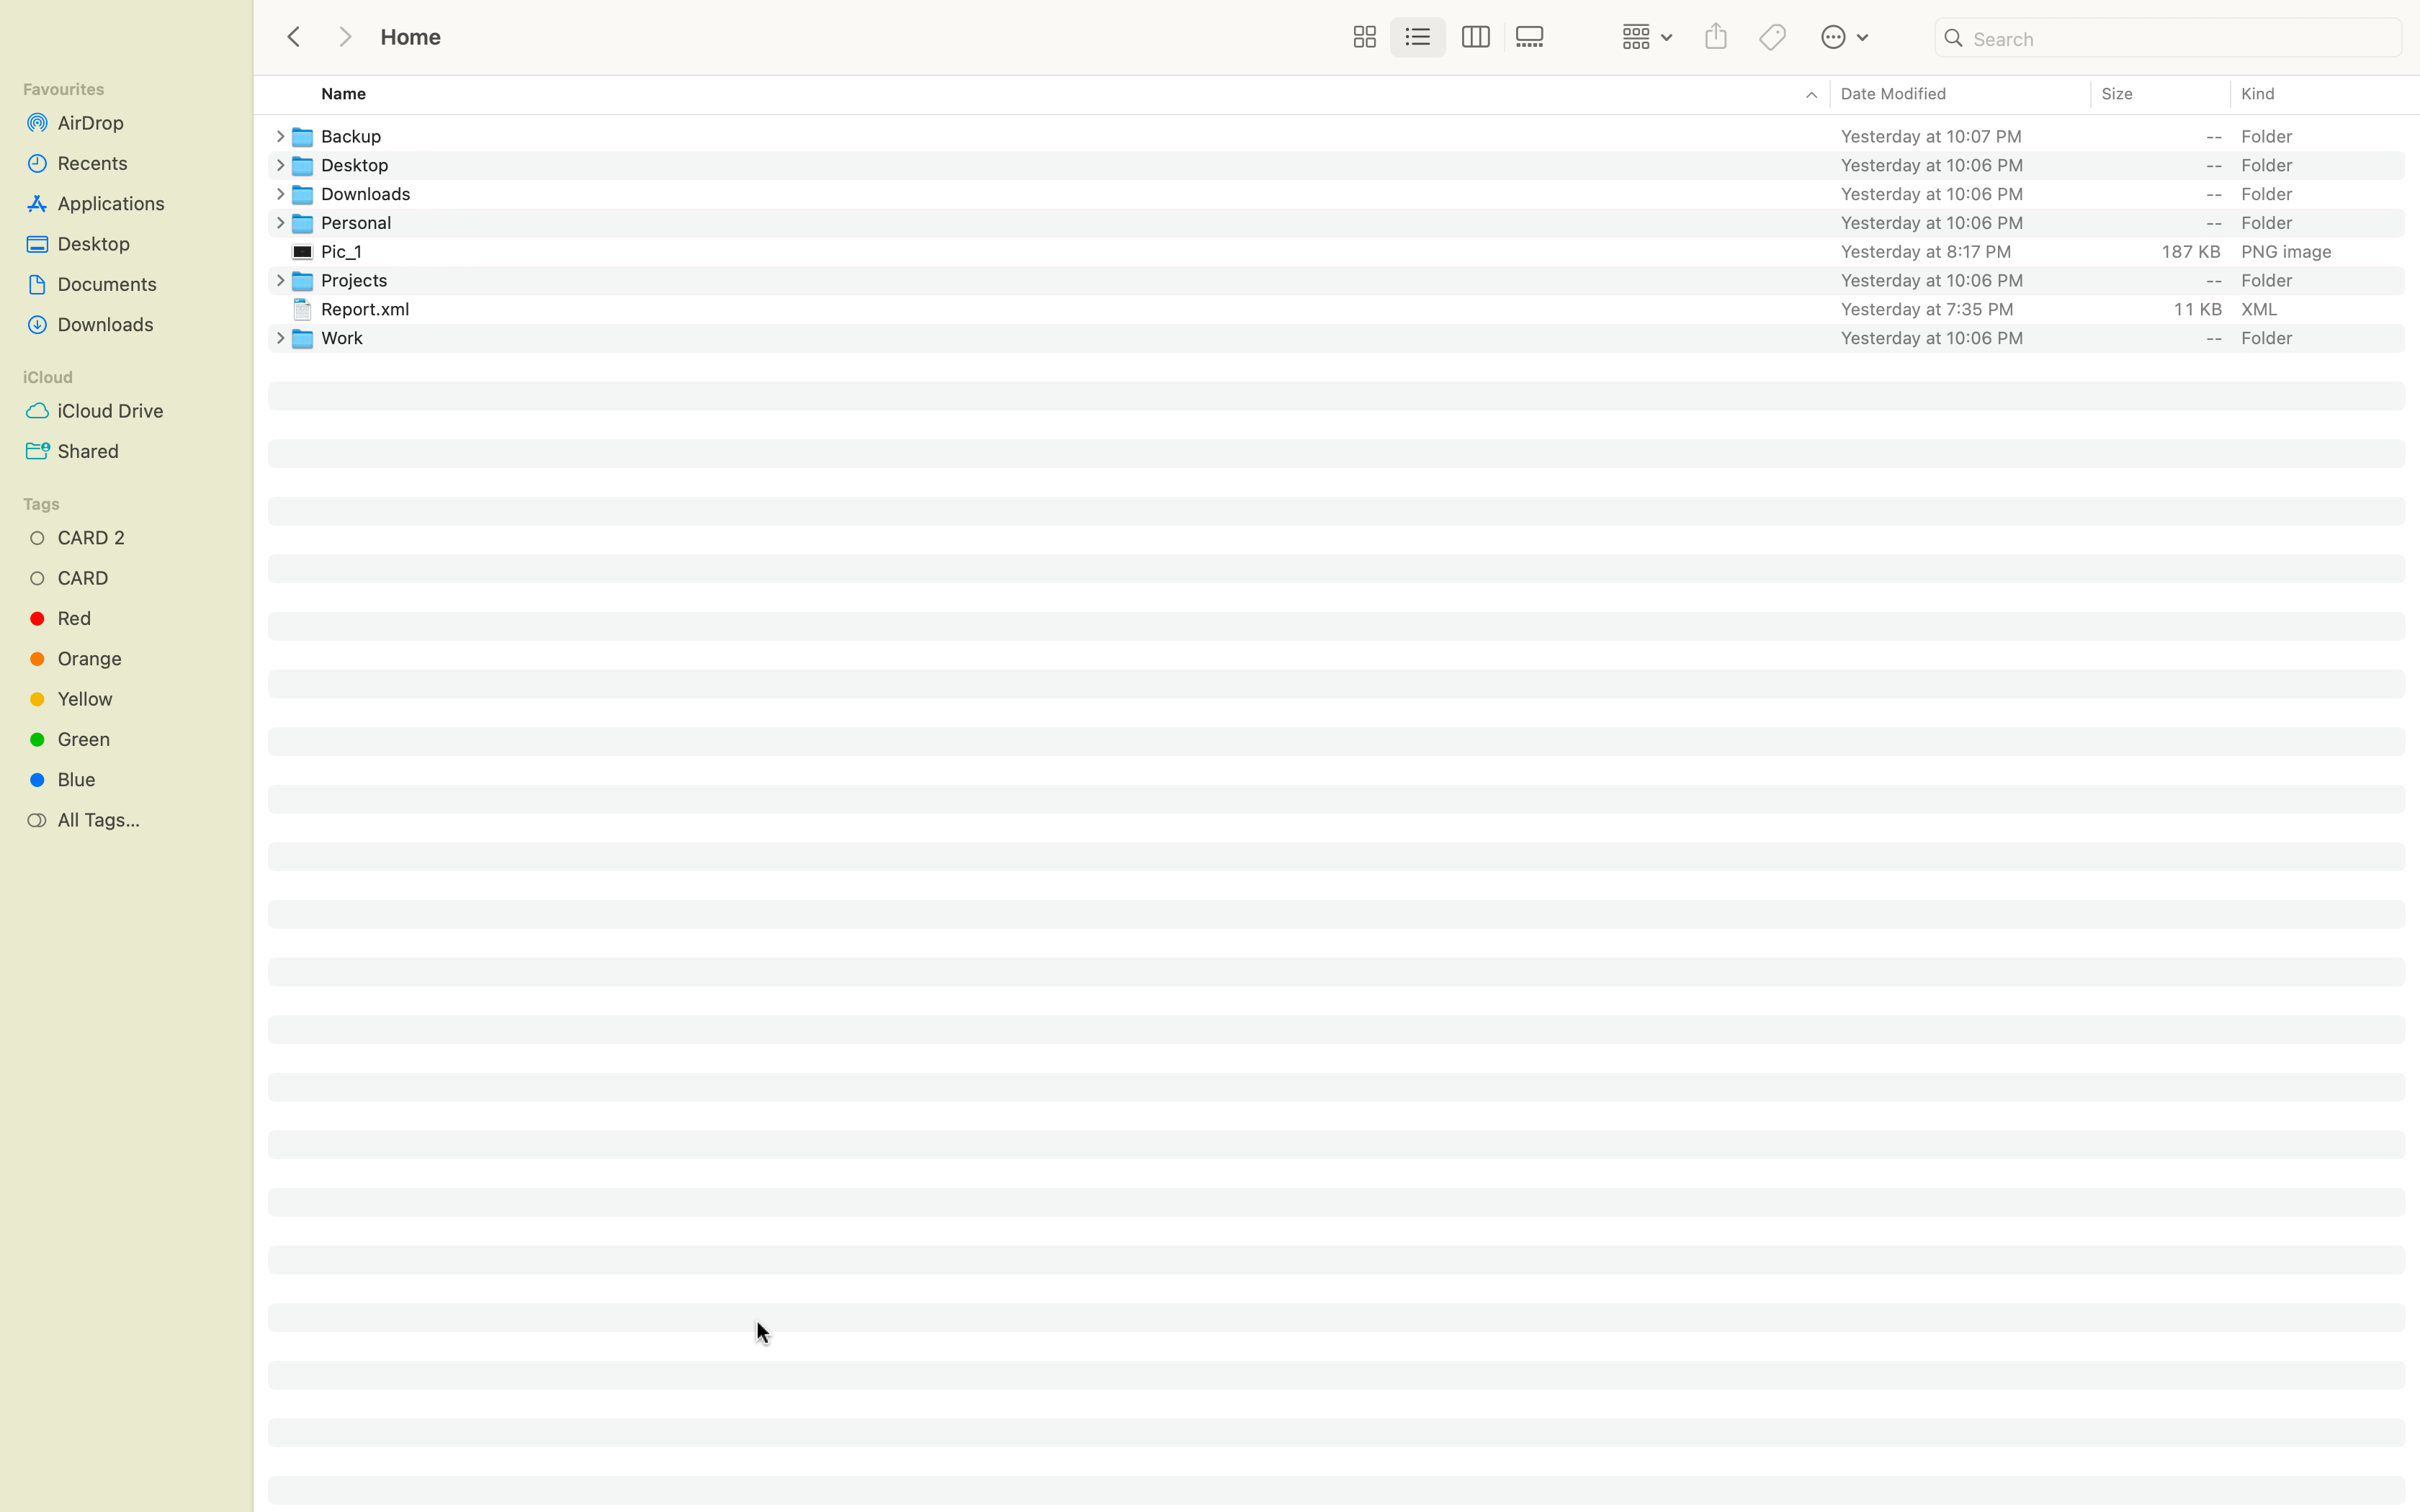 Image resolution: width=2420 pixels, height=1512 pixels. Describe the element at coordinates (1353, 163) in the screenshot. I see `Rename the Desktop folder to "My Desktop` at that location.